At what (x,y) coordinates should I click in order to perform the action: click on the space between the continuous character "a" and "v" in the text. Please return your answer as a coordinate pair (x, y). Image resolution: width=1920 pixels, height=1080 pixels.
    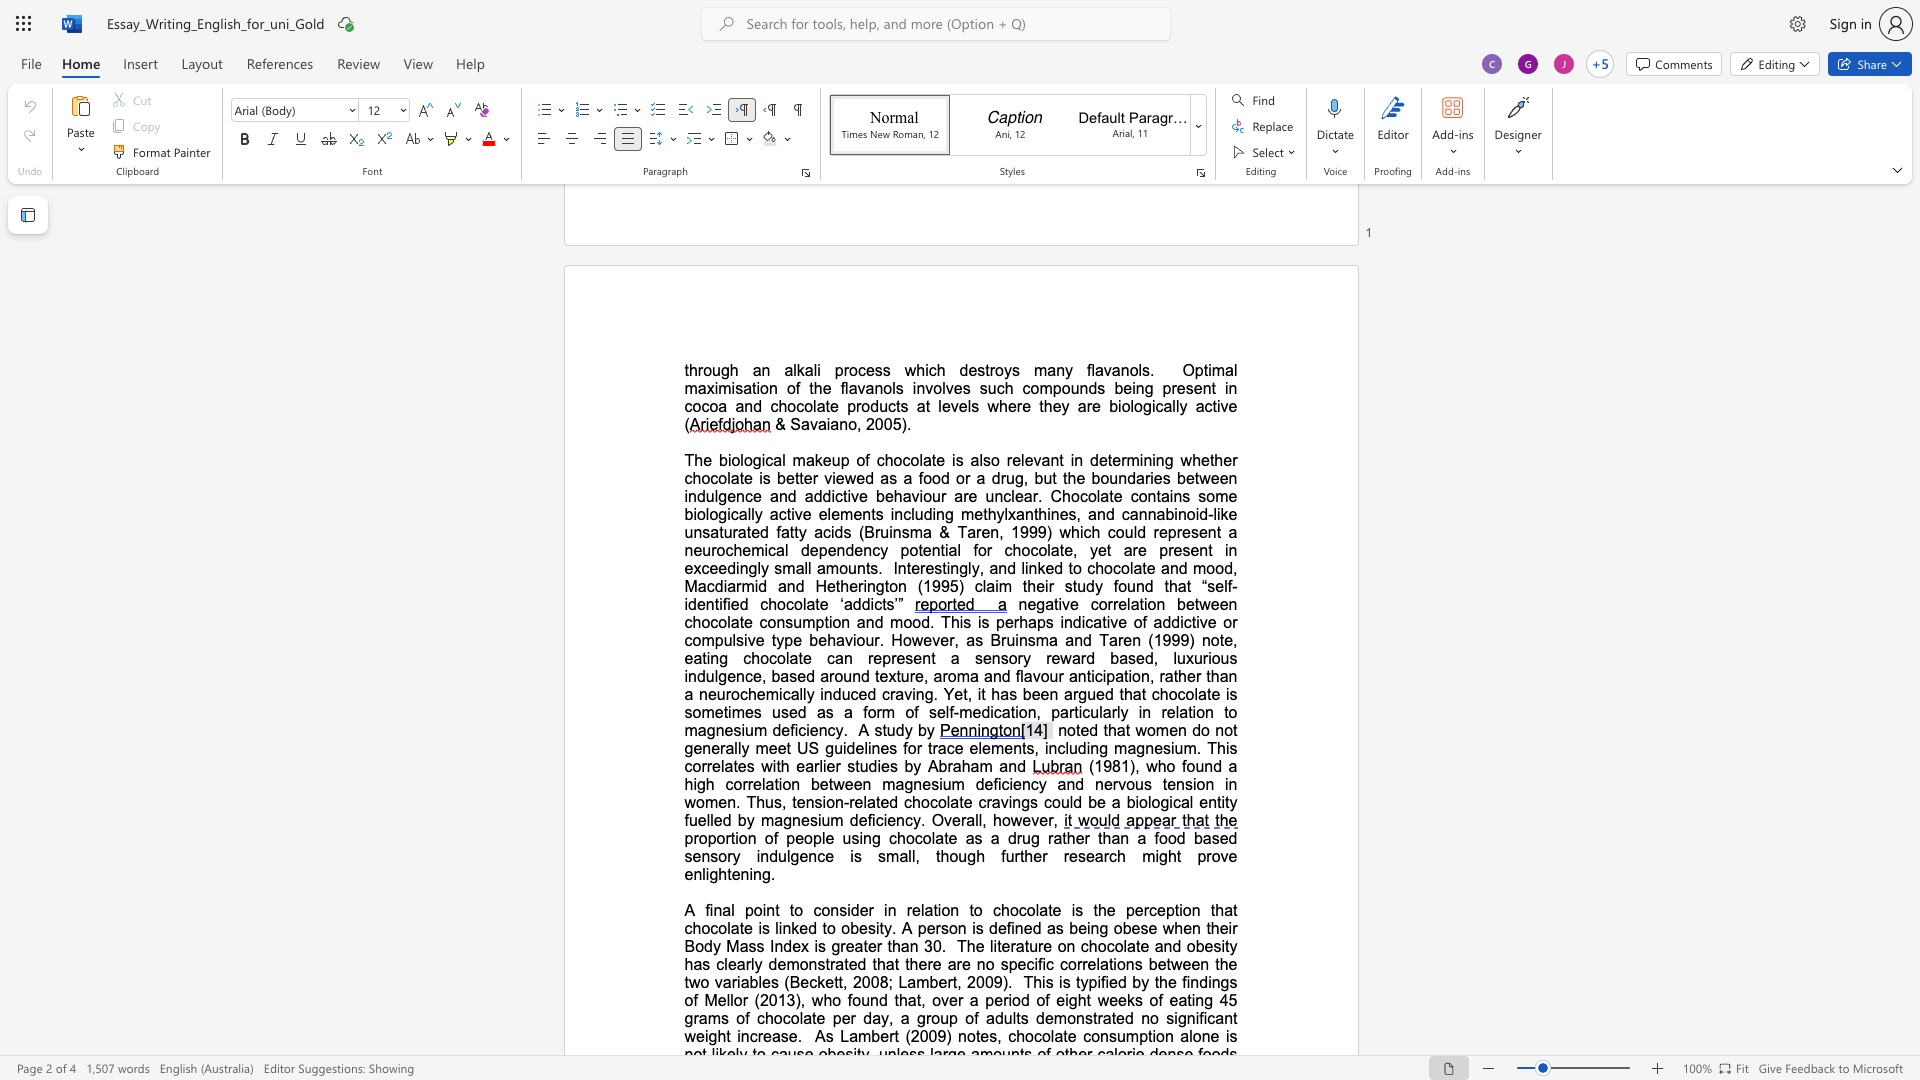
    Looking at the image, I should click on (1102, 370).